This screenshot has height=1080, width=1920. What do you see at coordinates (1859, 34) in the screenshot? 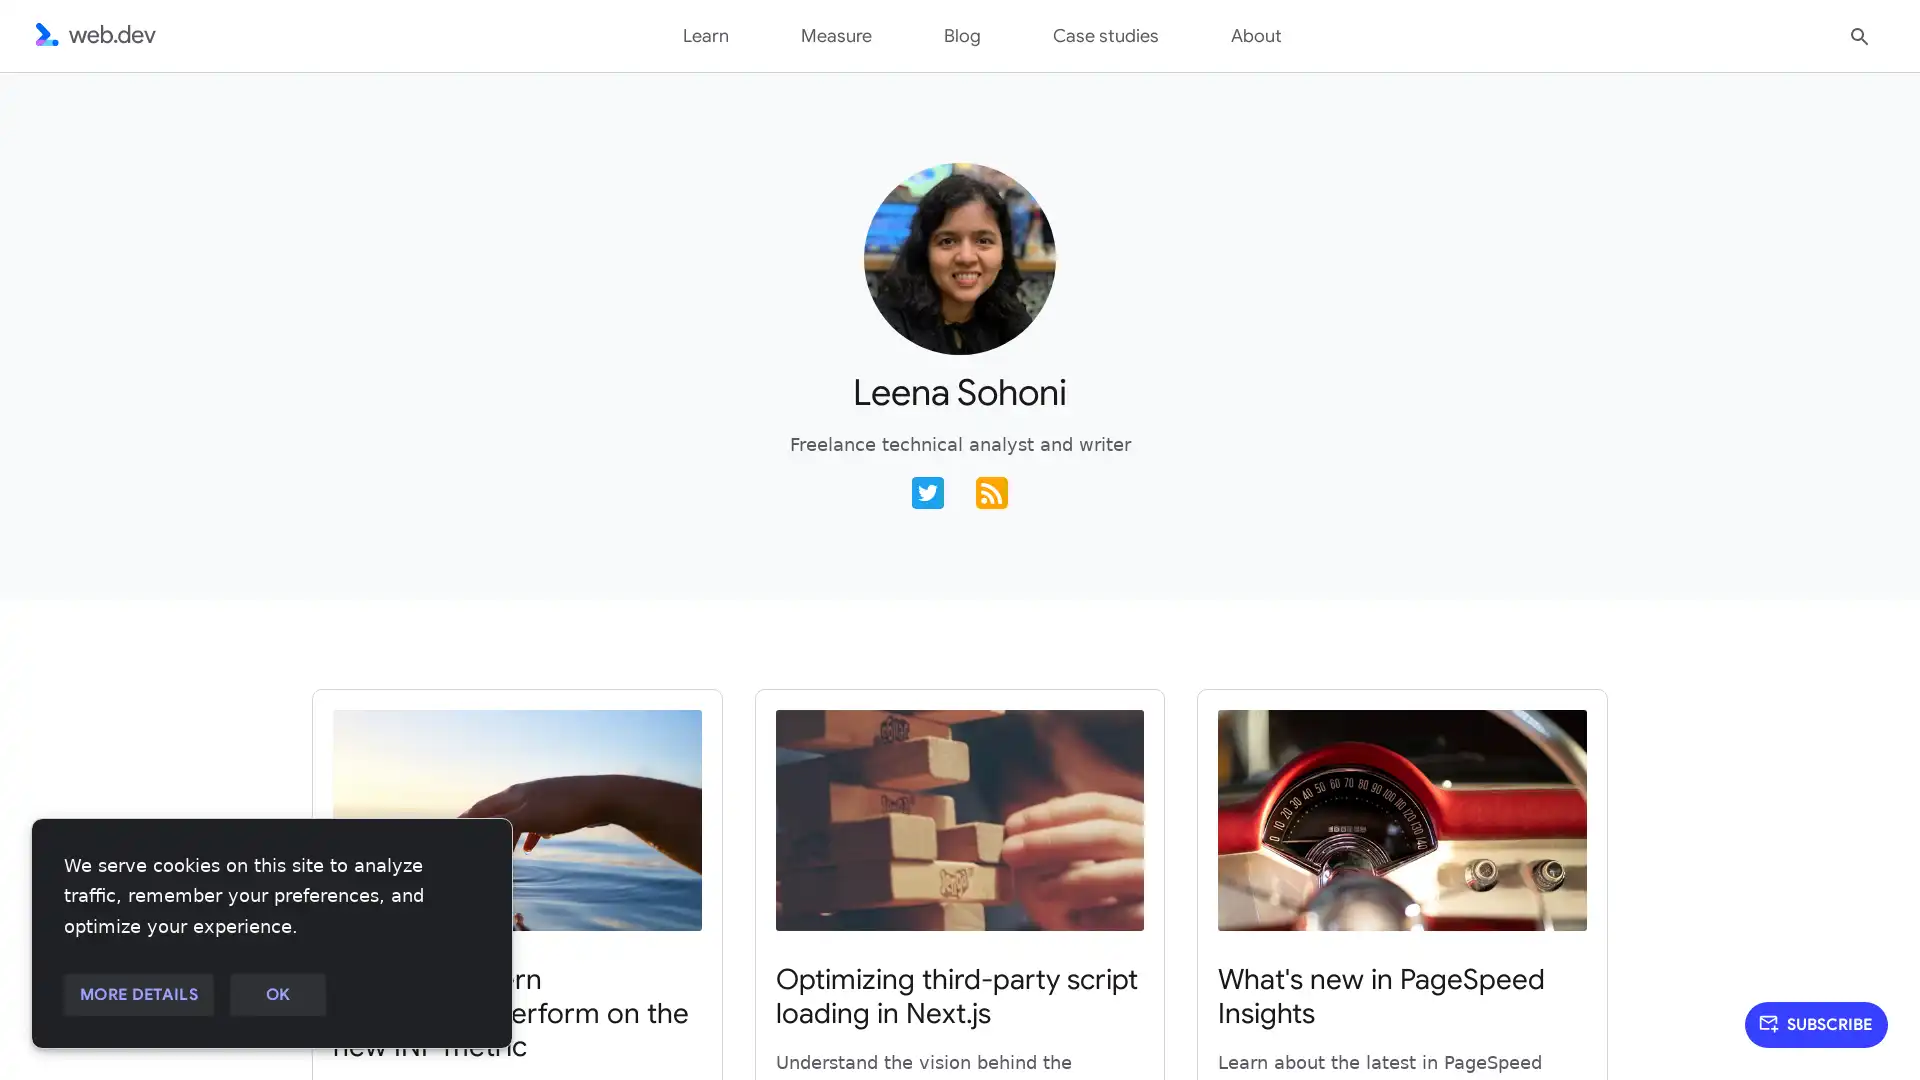
I see `Open search` at bounding box center [1859, 34].